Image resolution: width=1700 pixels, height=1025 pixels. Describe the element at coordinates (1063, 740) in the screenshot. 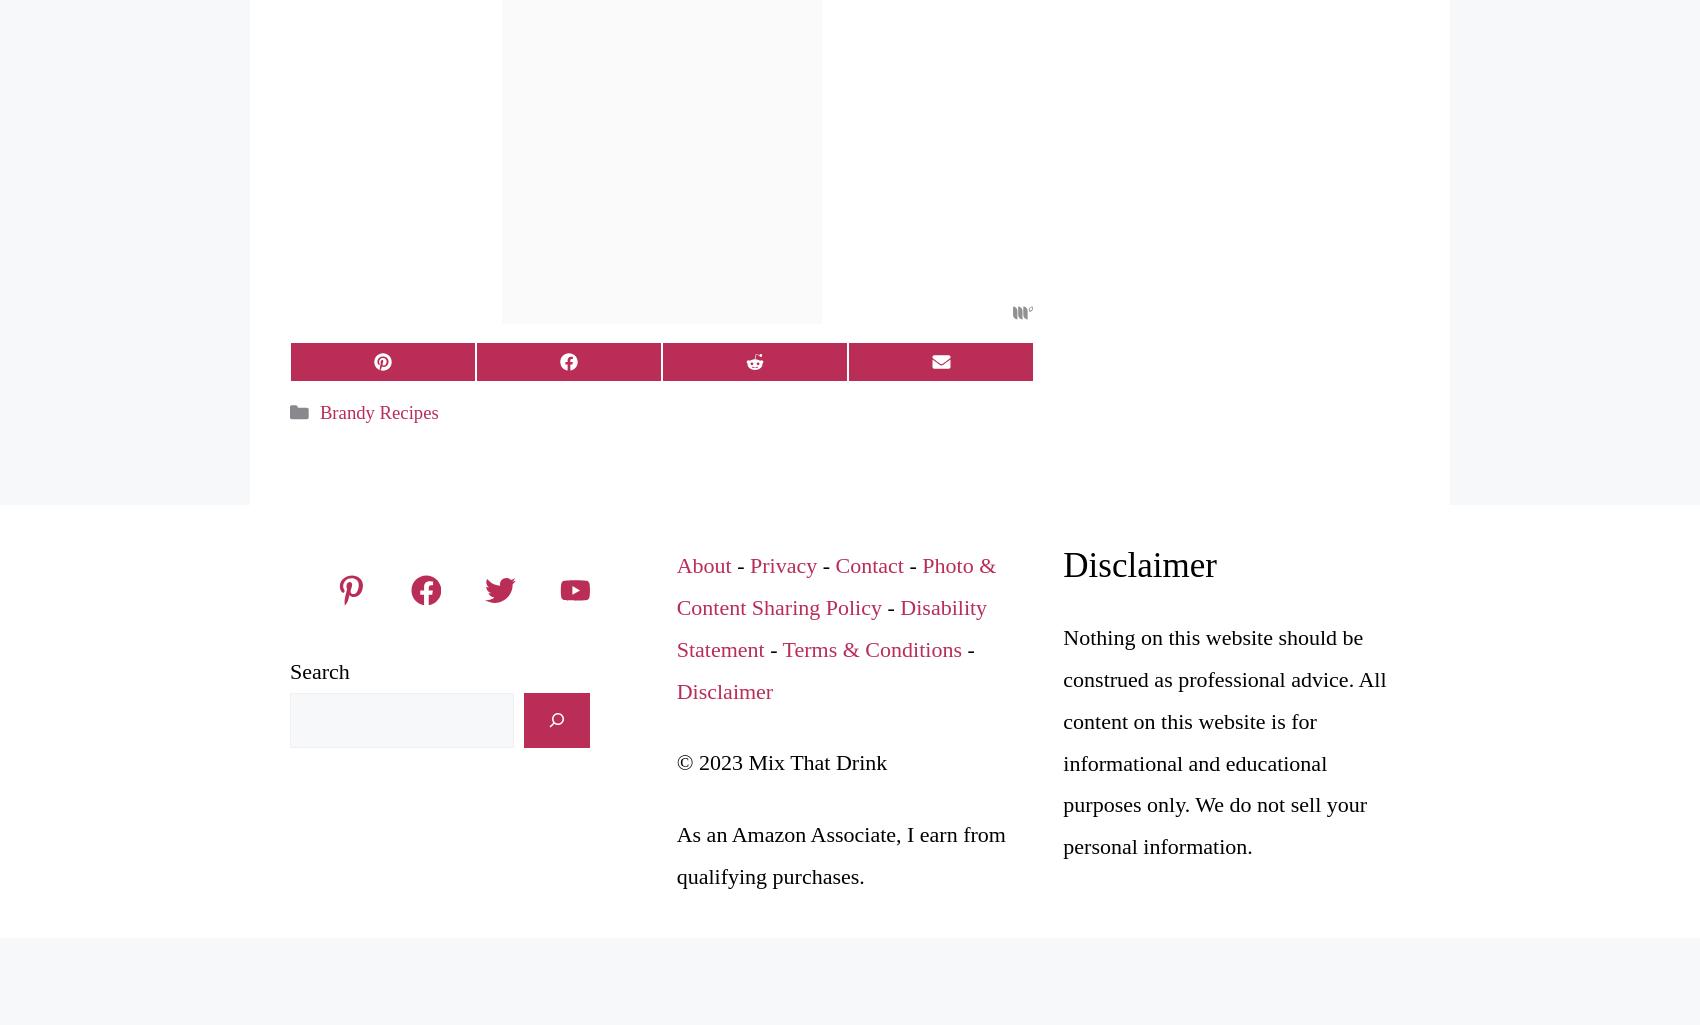

I see `'Nothing on this website should be construed as professional advice. All content on this website is for informational and educational purposes only. We do not sell your personal information.'` at that location.